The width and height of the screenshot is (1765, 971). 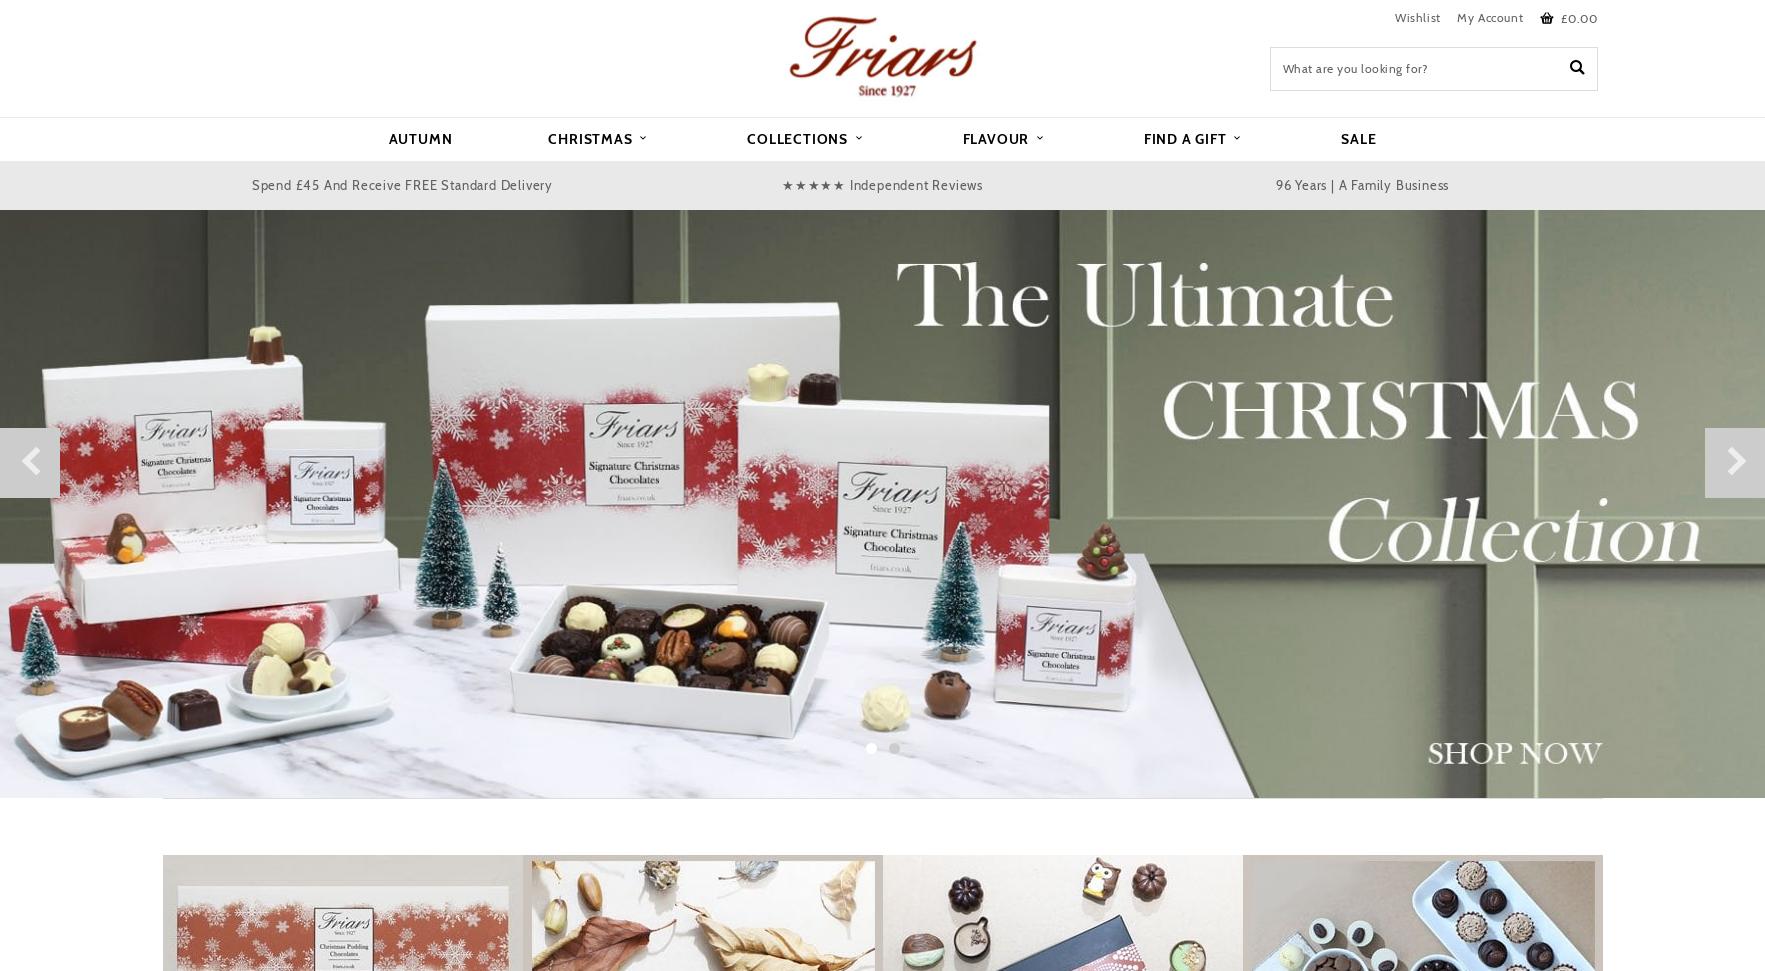 I want to click on 'Collections', so click(x=798, y=137).